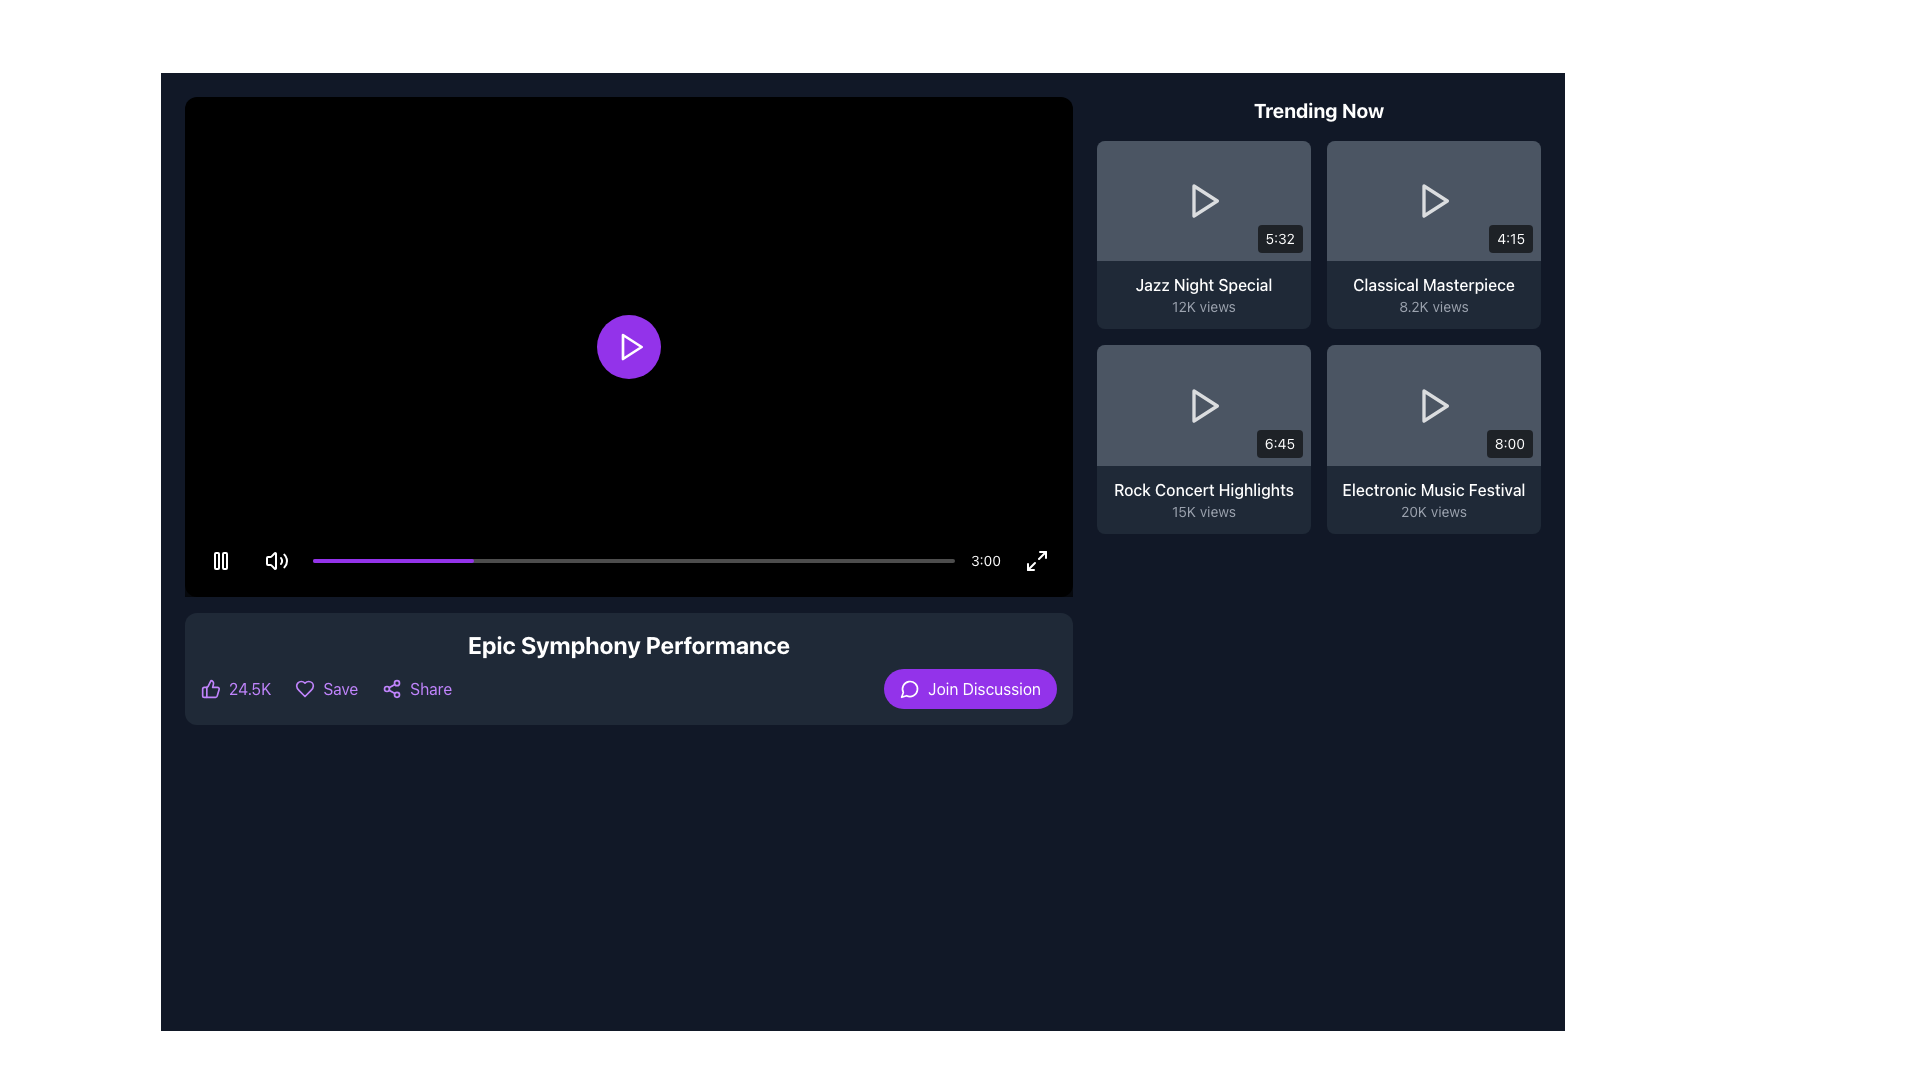  What do you see at coordinates (1433, 307) in the screenshot?
I see `the text label displaying the view count for the video titled 'Classical Masterpiece', located in the 'Trending Now' section beneath its title` at bounding box center [1433, 307].